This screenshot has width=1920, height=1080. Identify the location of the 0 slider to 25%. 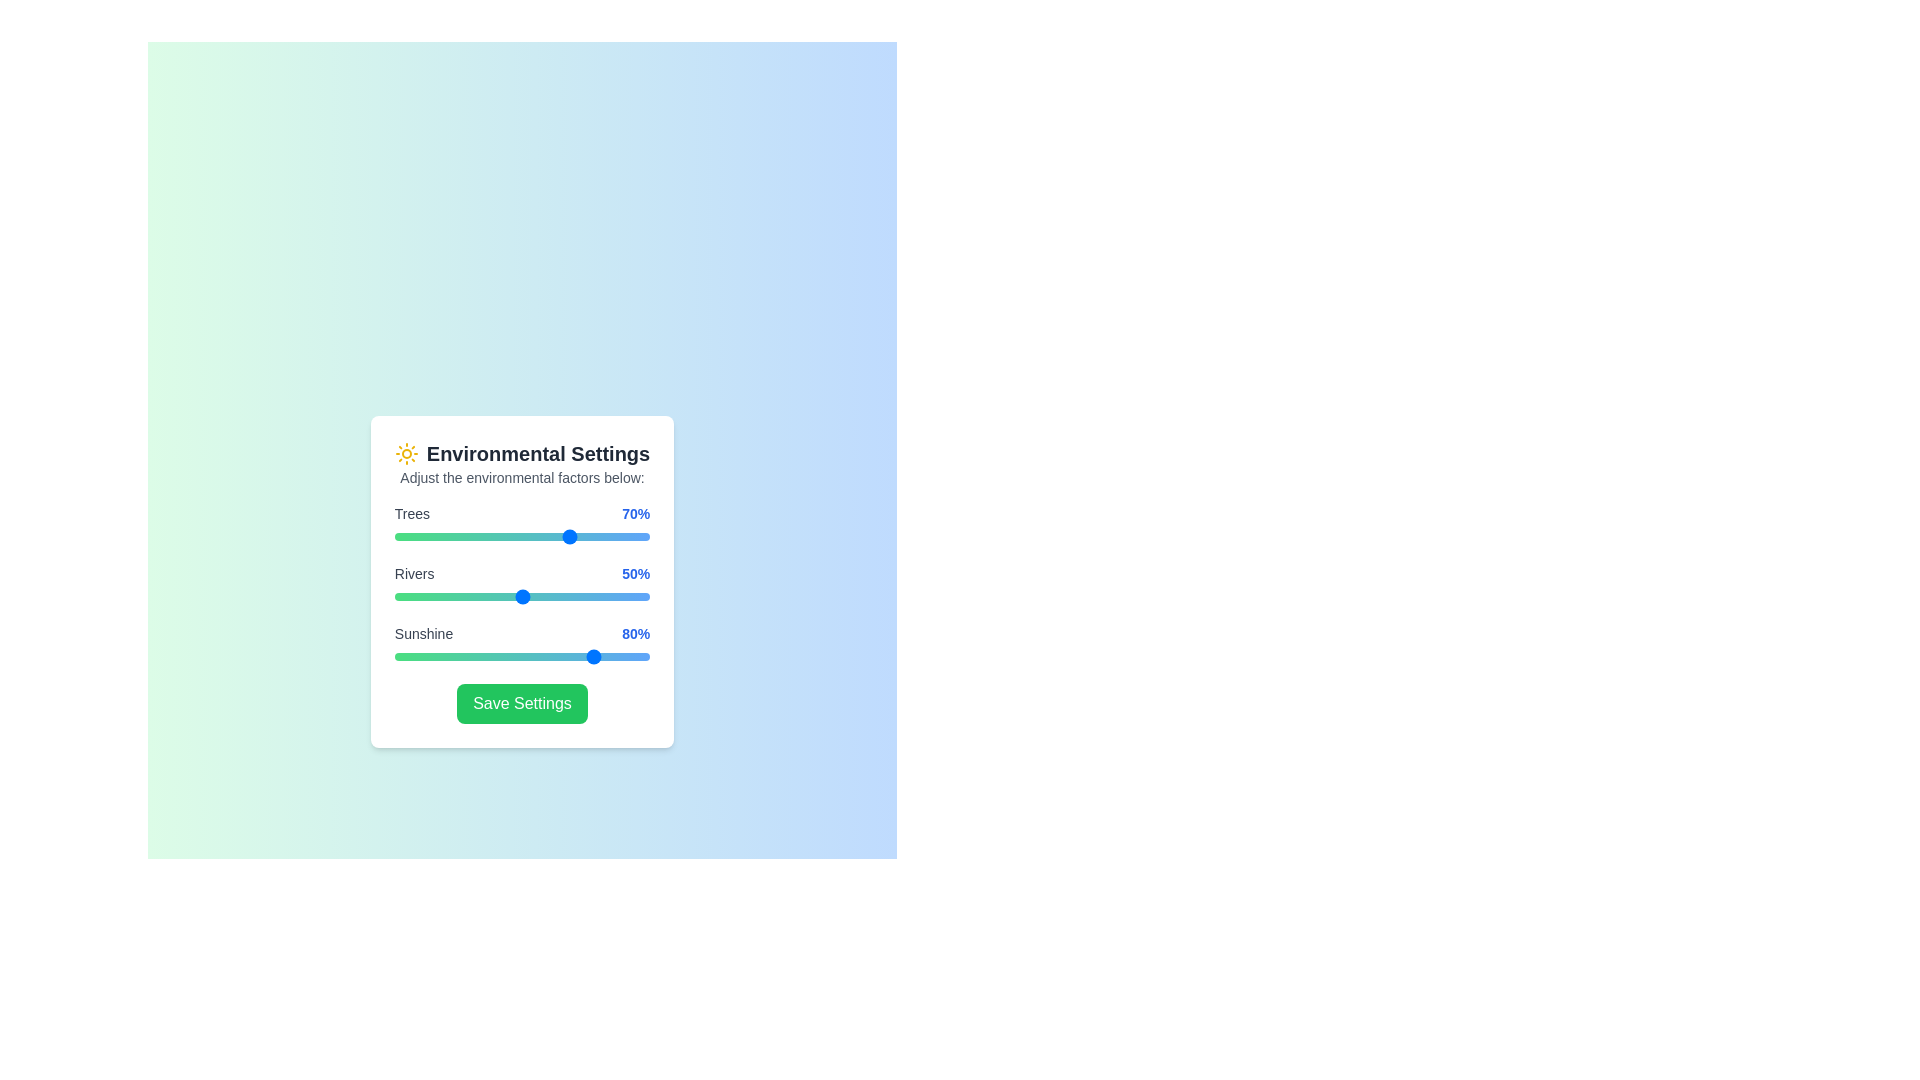
(457, 535).